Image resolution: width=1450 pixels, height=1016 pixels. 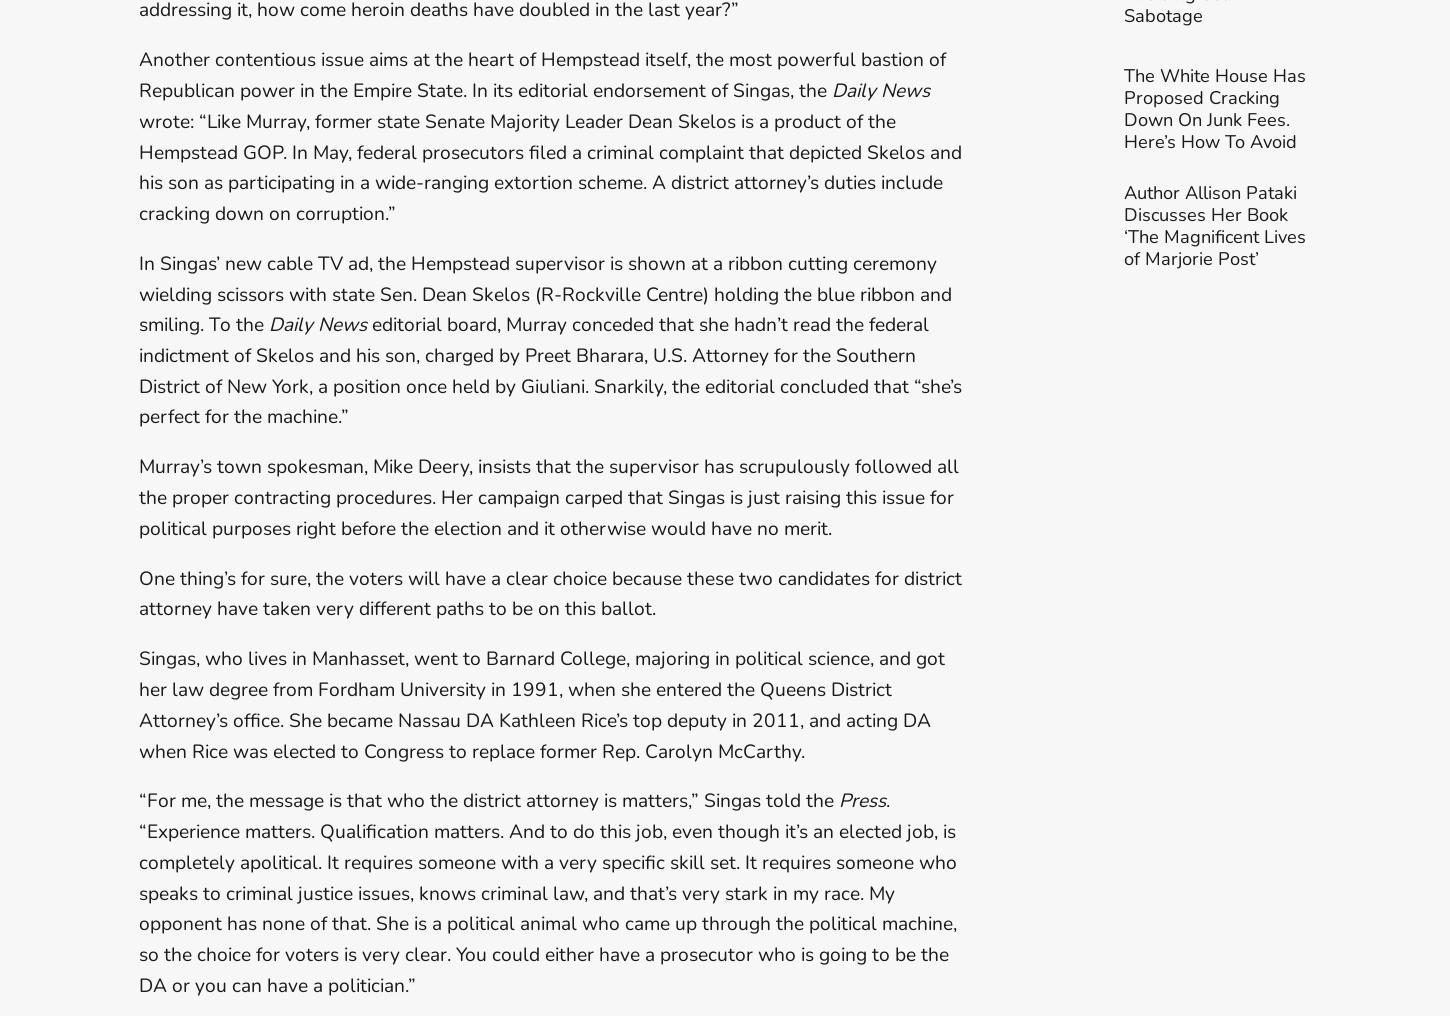 What do you see at coordinates (138, 593) in the screenshot?
I see `'One thing’s for sure, the voters will have a clear choice because these two candidates for district attorney have taken very different paths to be on this ballot.'` at bounding box center [138, 593].